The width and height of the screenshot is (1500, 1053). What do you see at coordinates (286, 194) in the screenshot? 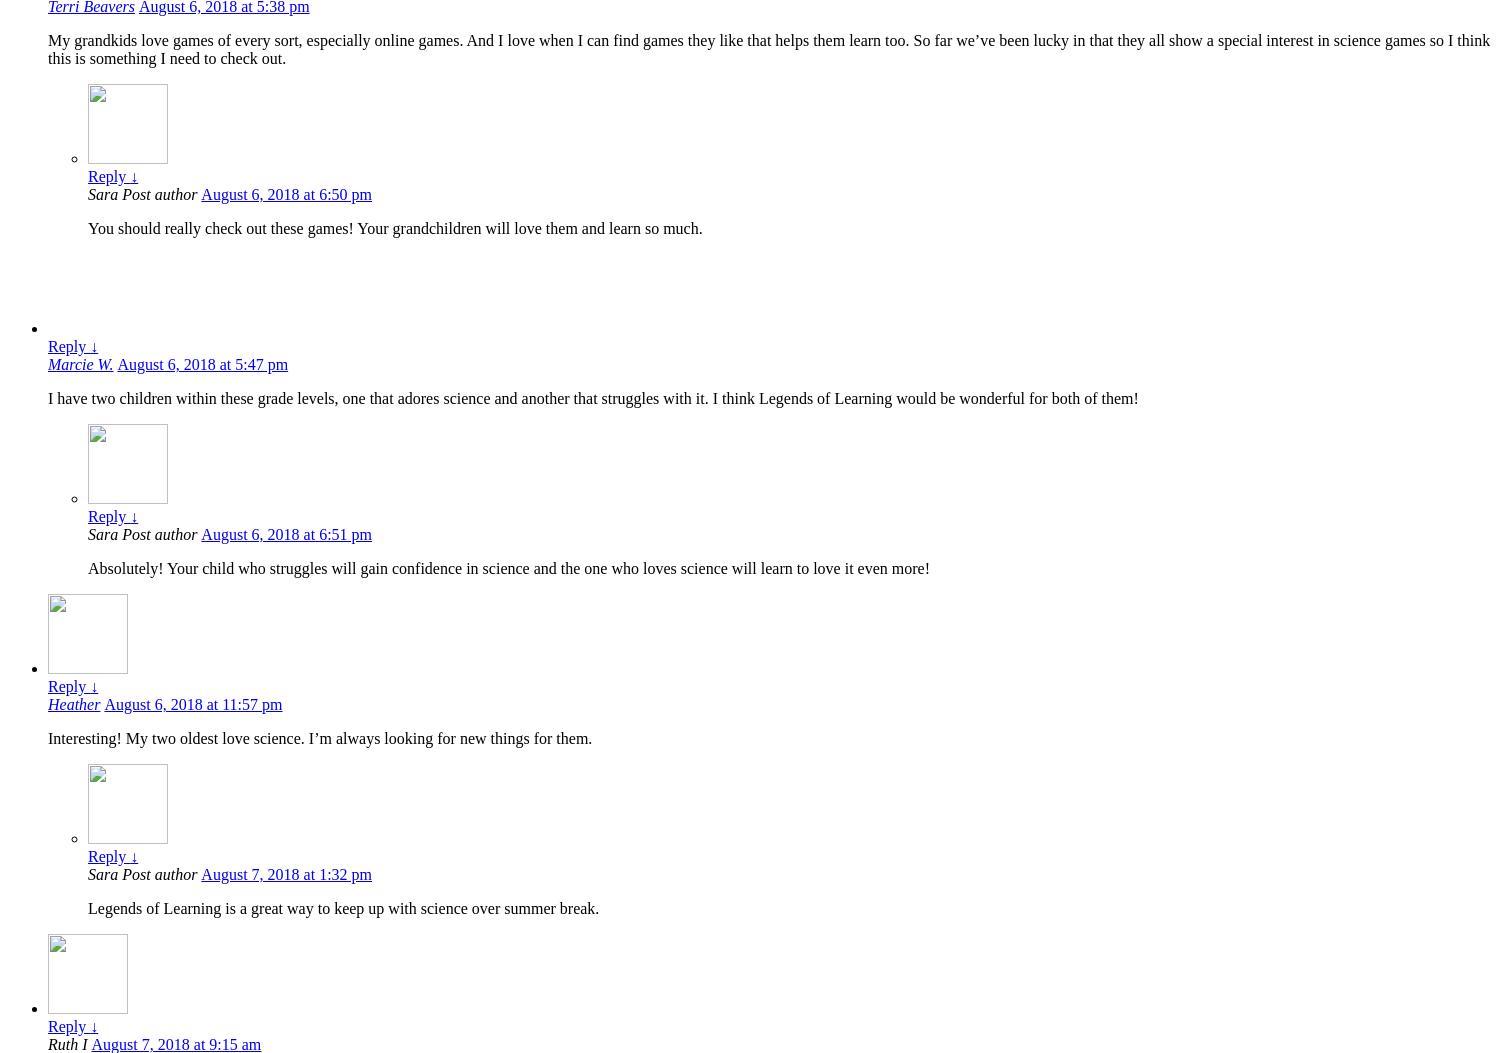
I see `'August 6, 2018 at 6:50 pm'` at bounding box center [286, 194].